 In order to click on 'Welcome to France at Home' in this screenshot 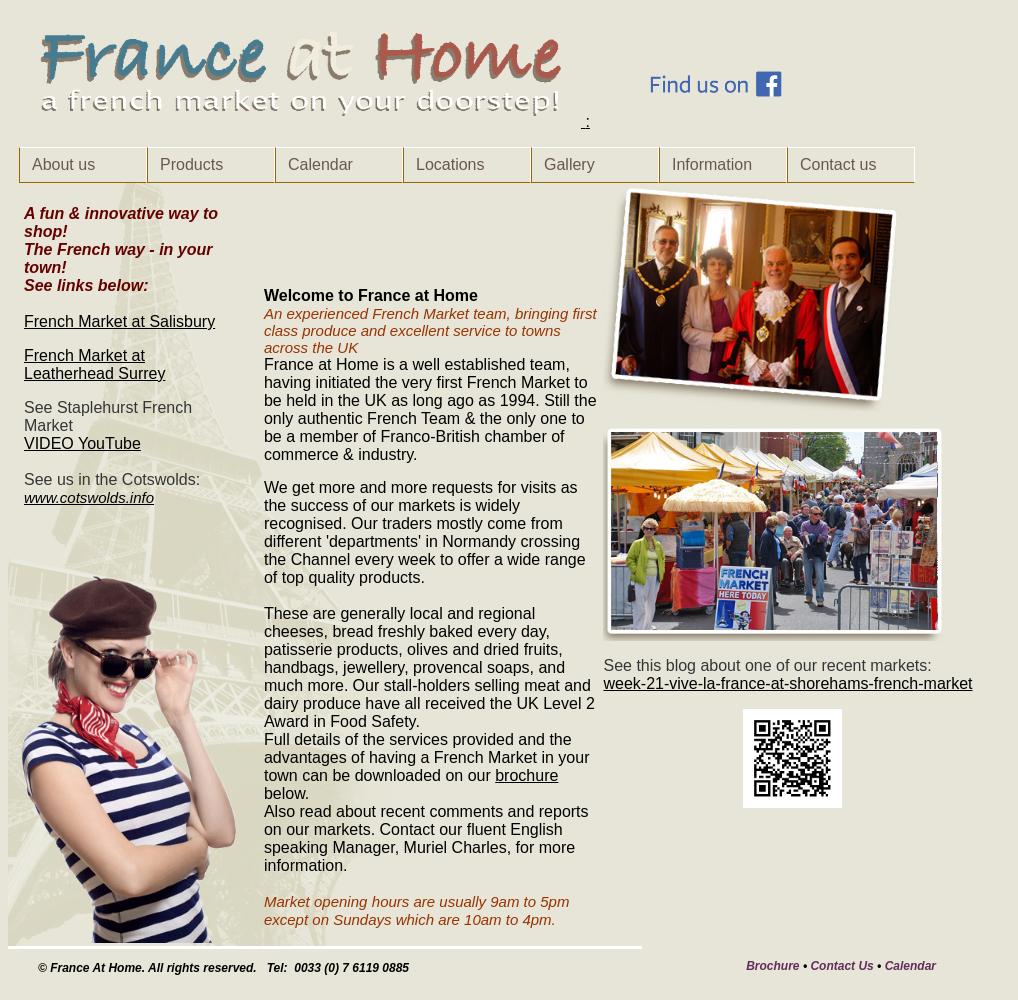, I will do `click(370, 295)`.